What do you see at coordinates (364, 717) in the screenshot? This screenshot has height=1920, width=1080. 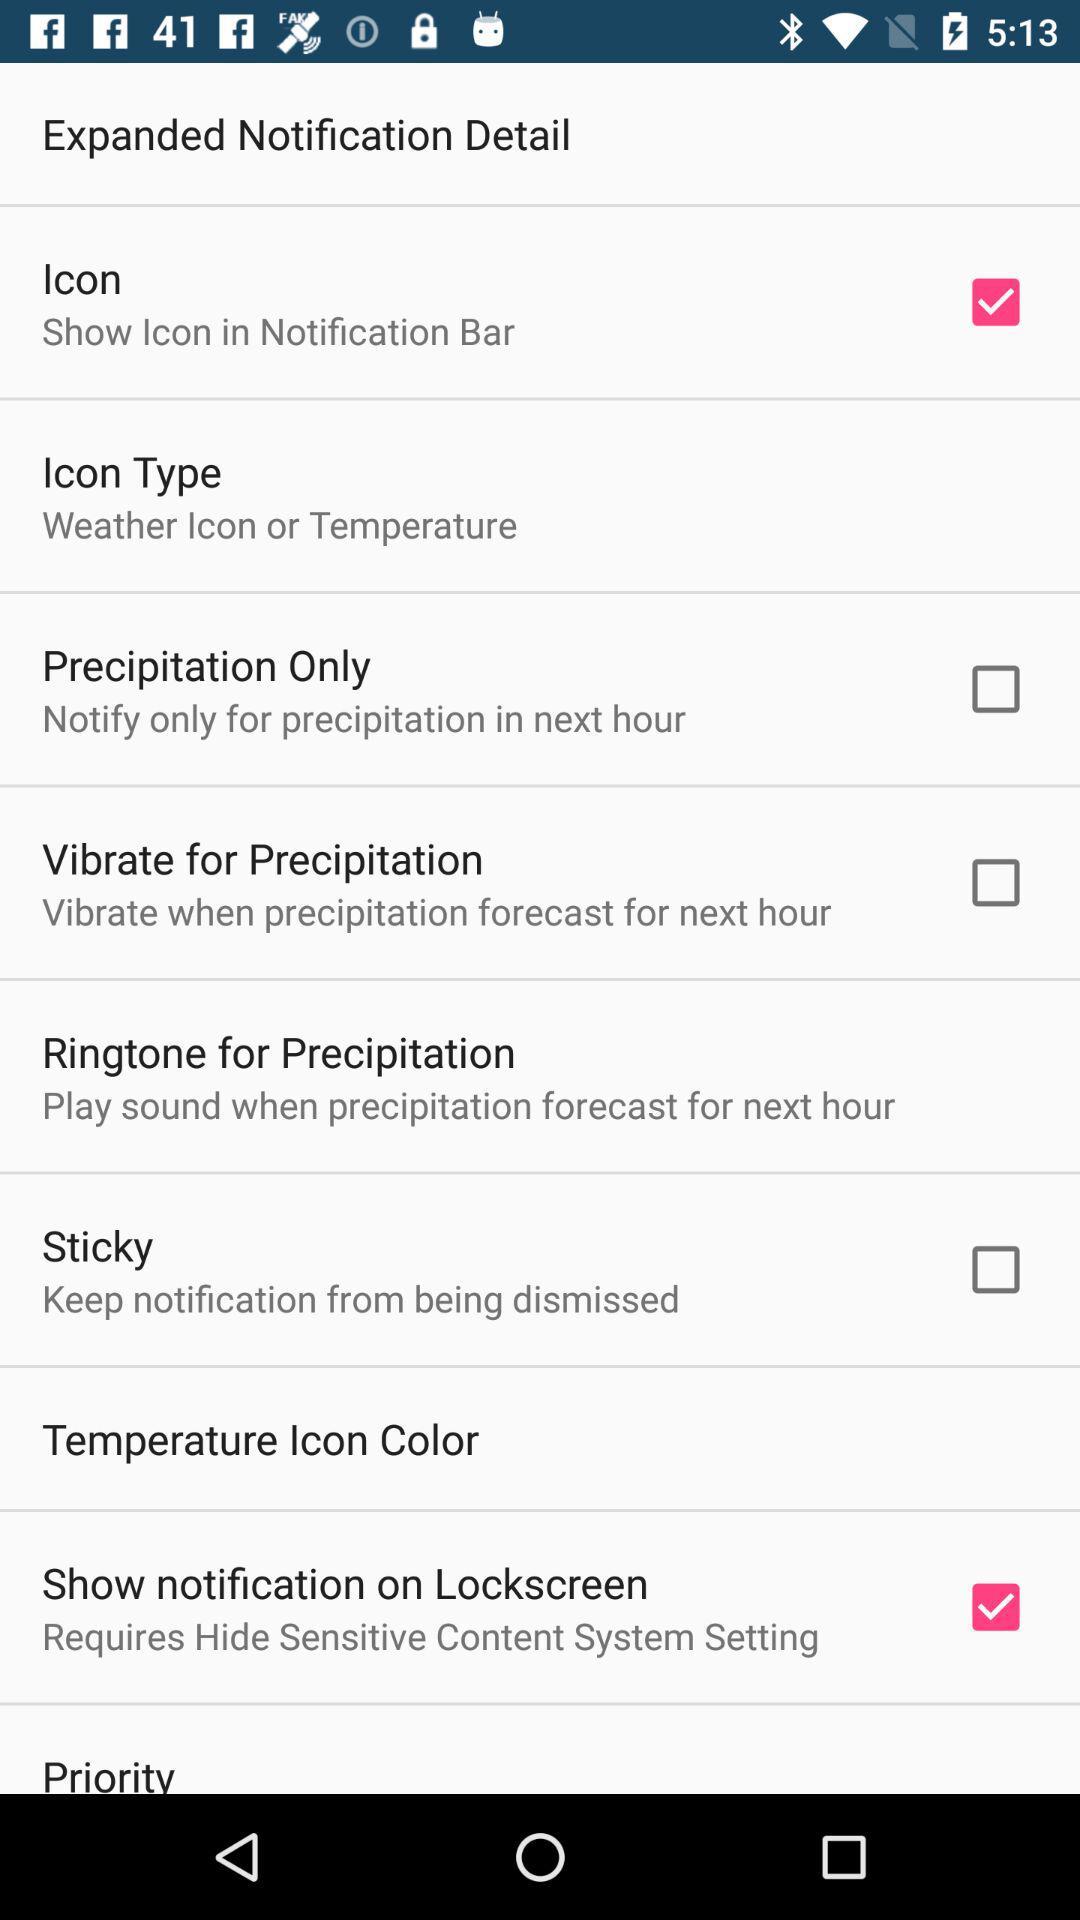 I see `the notify only for item` at bounding box center [364, 717].